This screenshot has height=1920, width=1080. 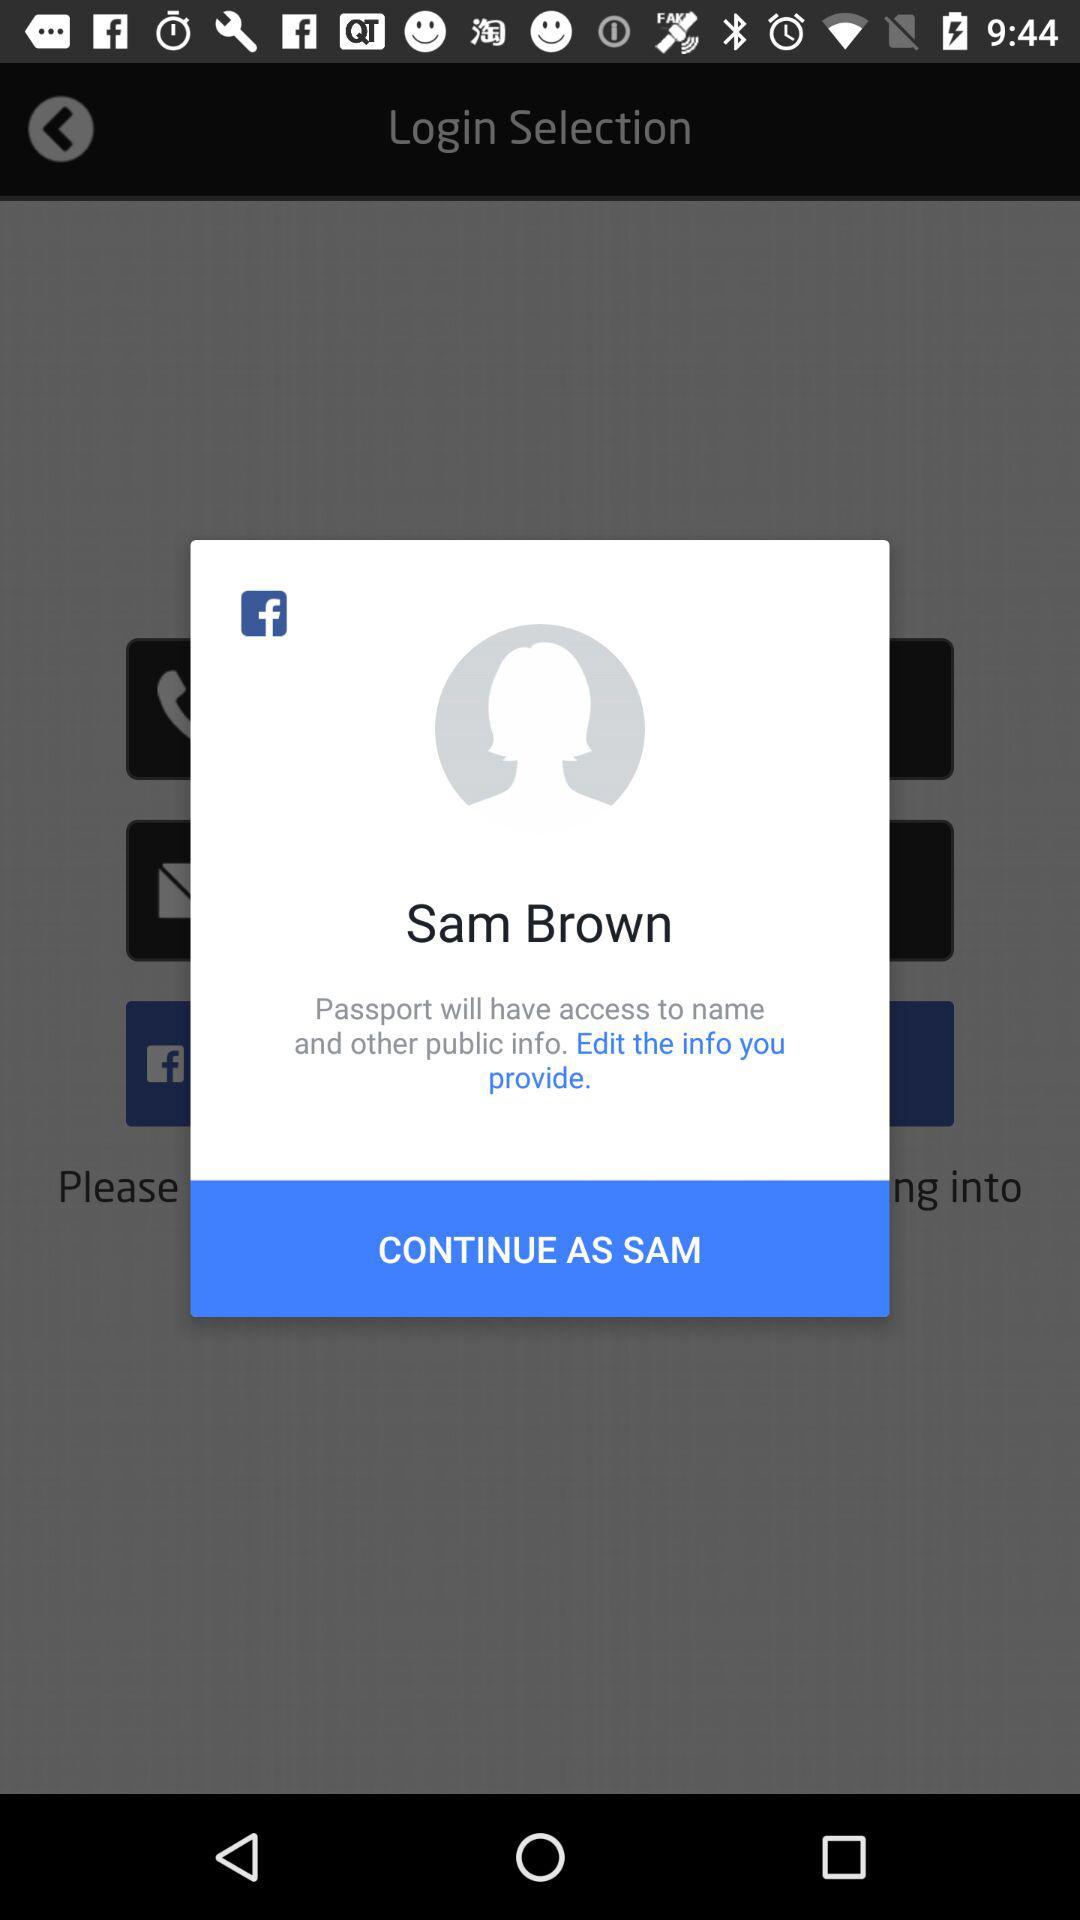 What do you see at coordinates (540, 1041) in the screenshot?
I see `the passport will have item` at bounding box center [540, 1041].